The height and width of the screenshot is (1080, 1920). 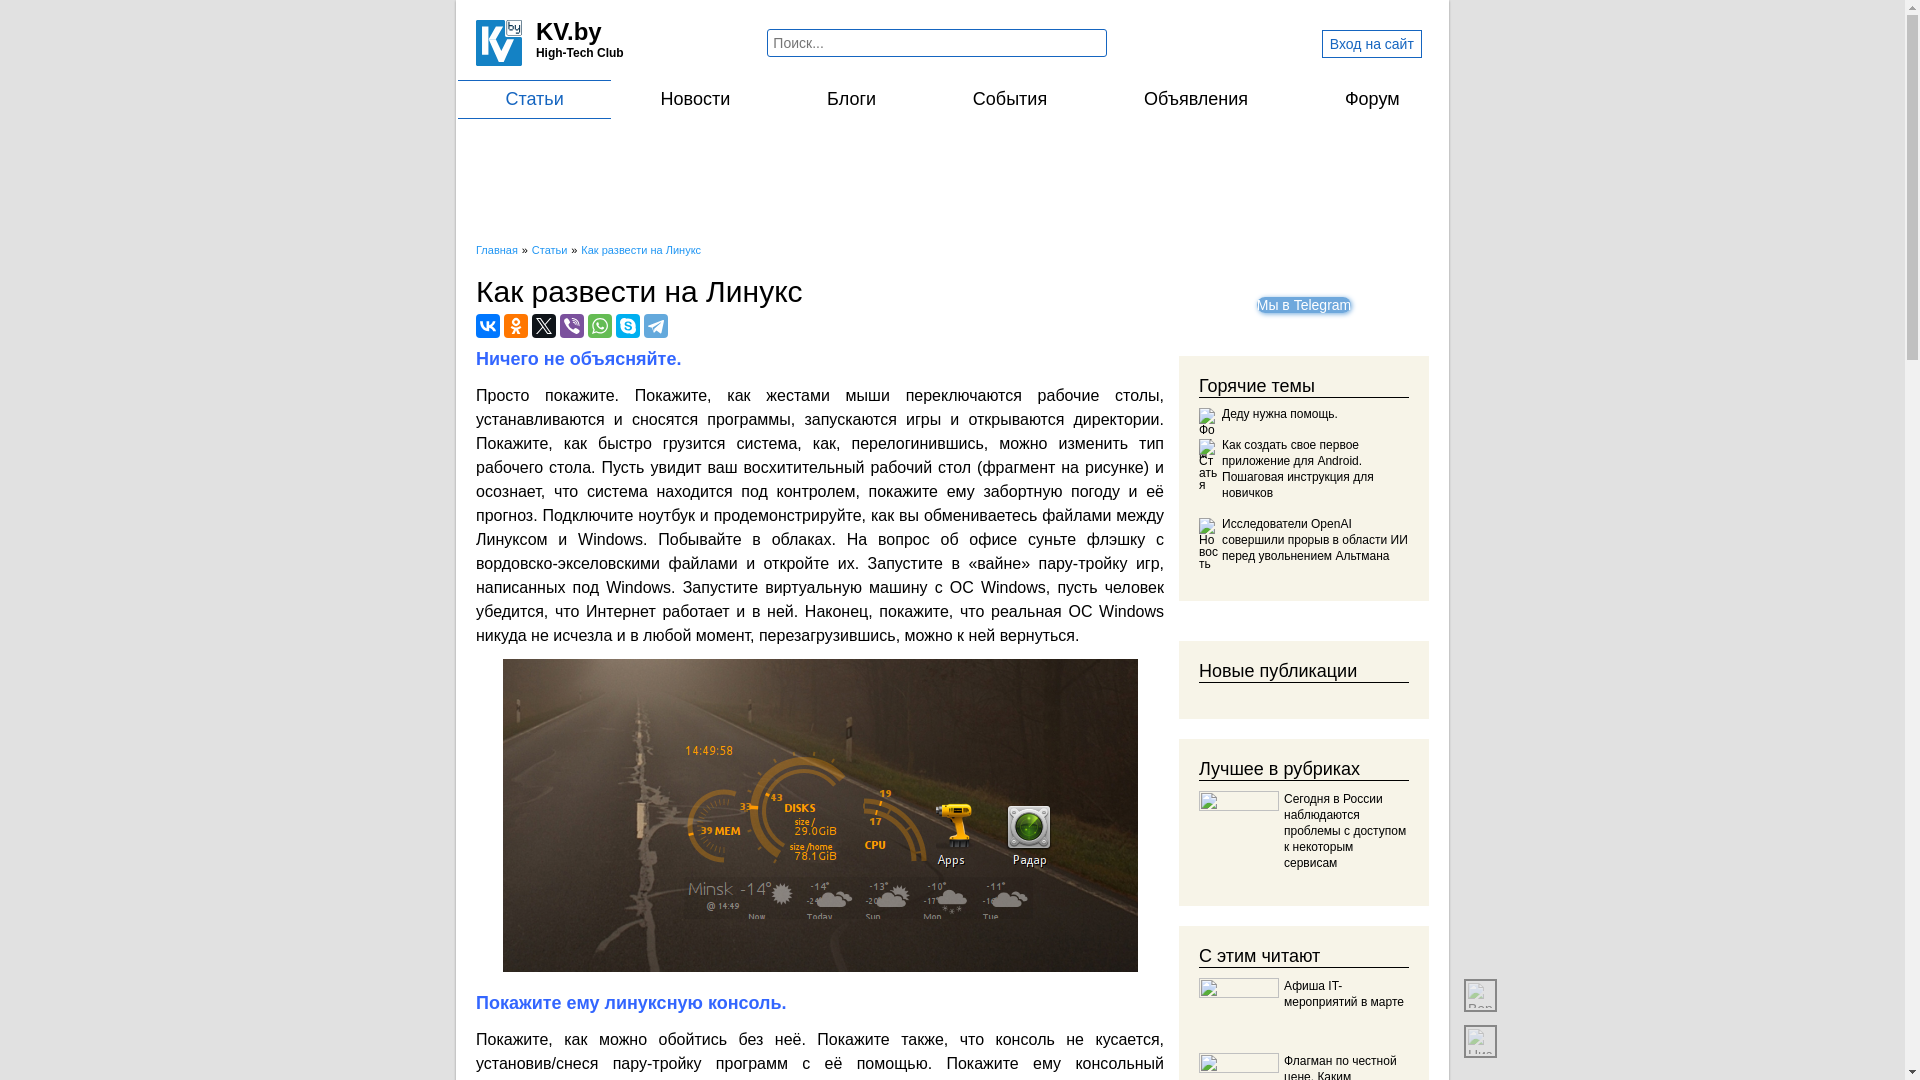 I want to click on 'KV.by', so click(x=568, y=31).